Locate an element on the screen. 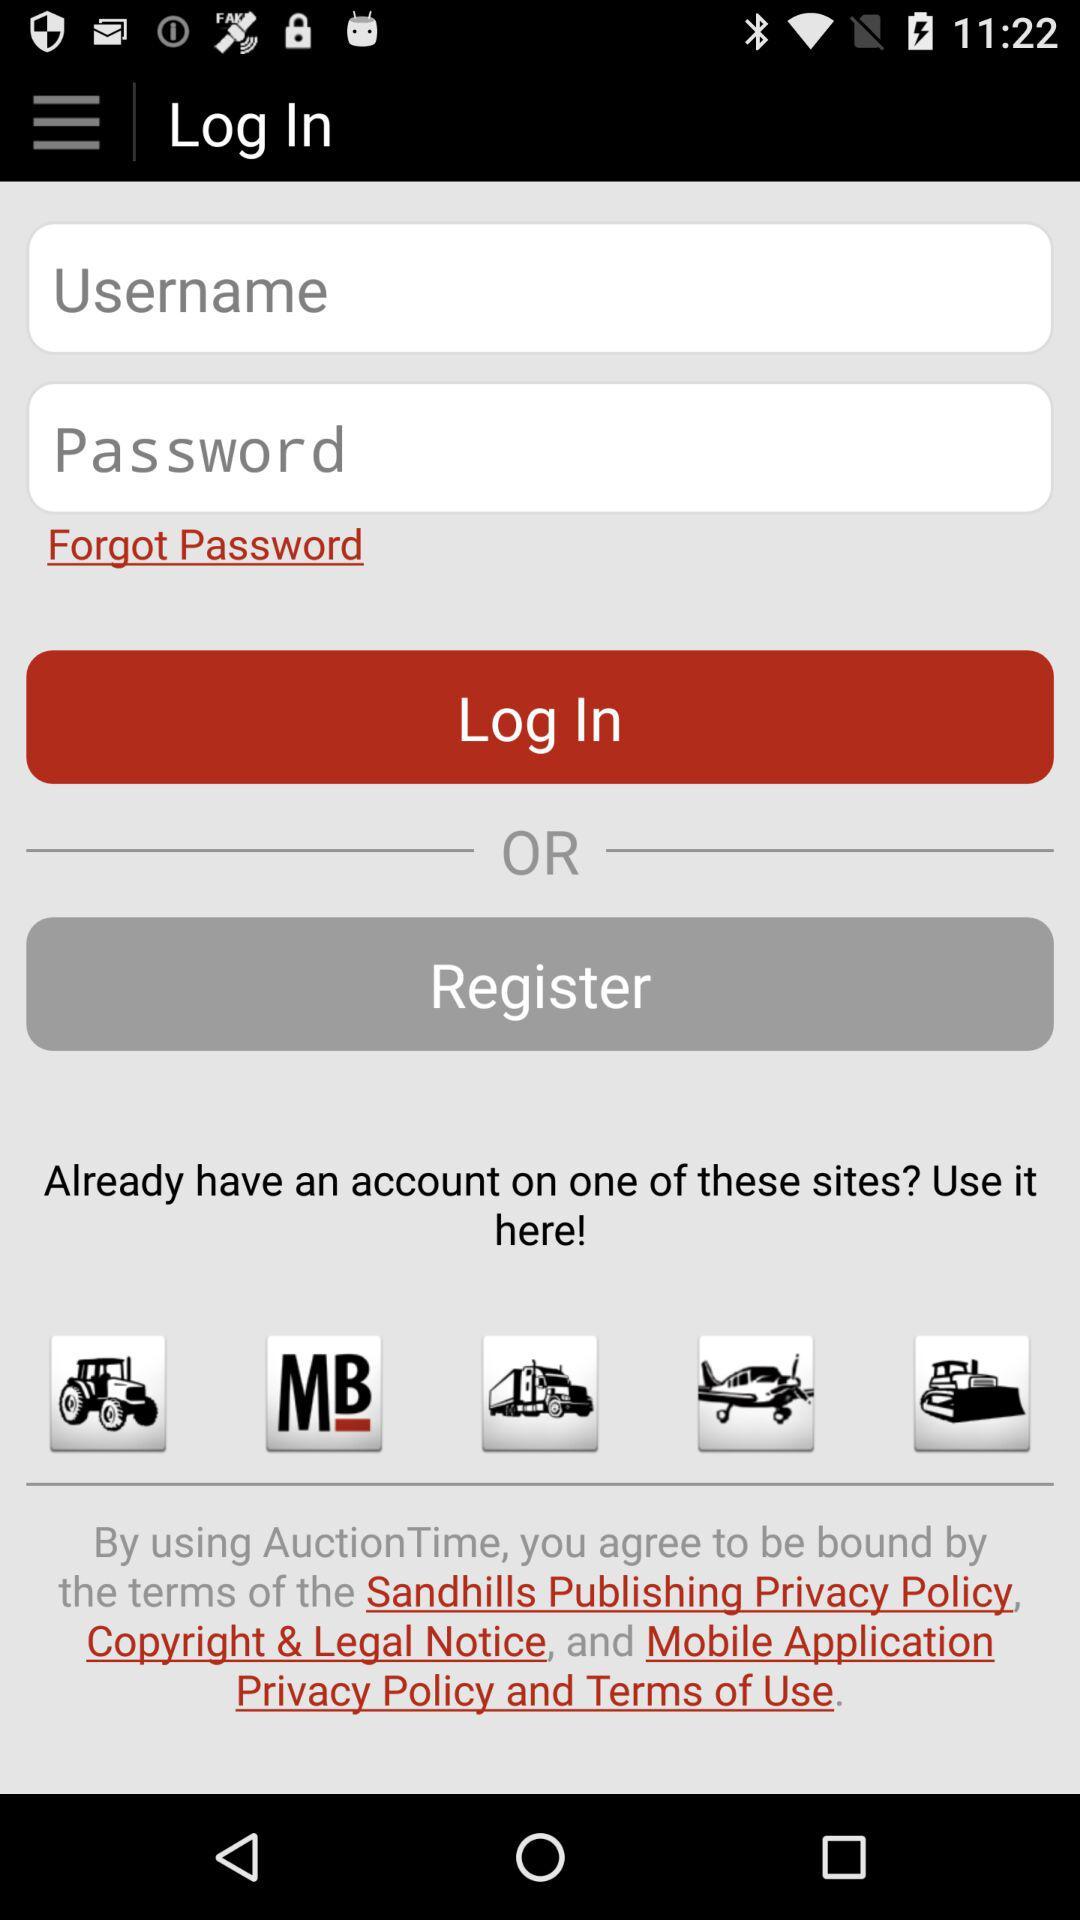 The width and height of the screenshot is (1080, 1920). the register item is located at coordinates (540, 983).